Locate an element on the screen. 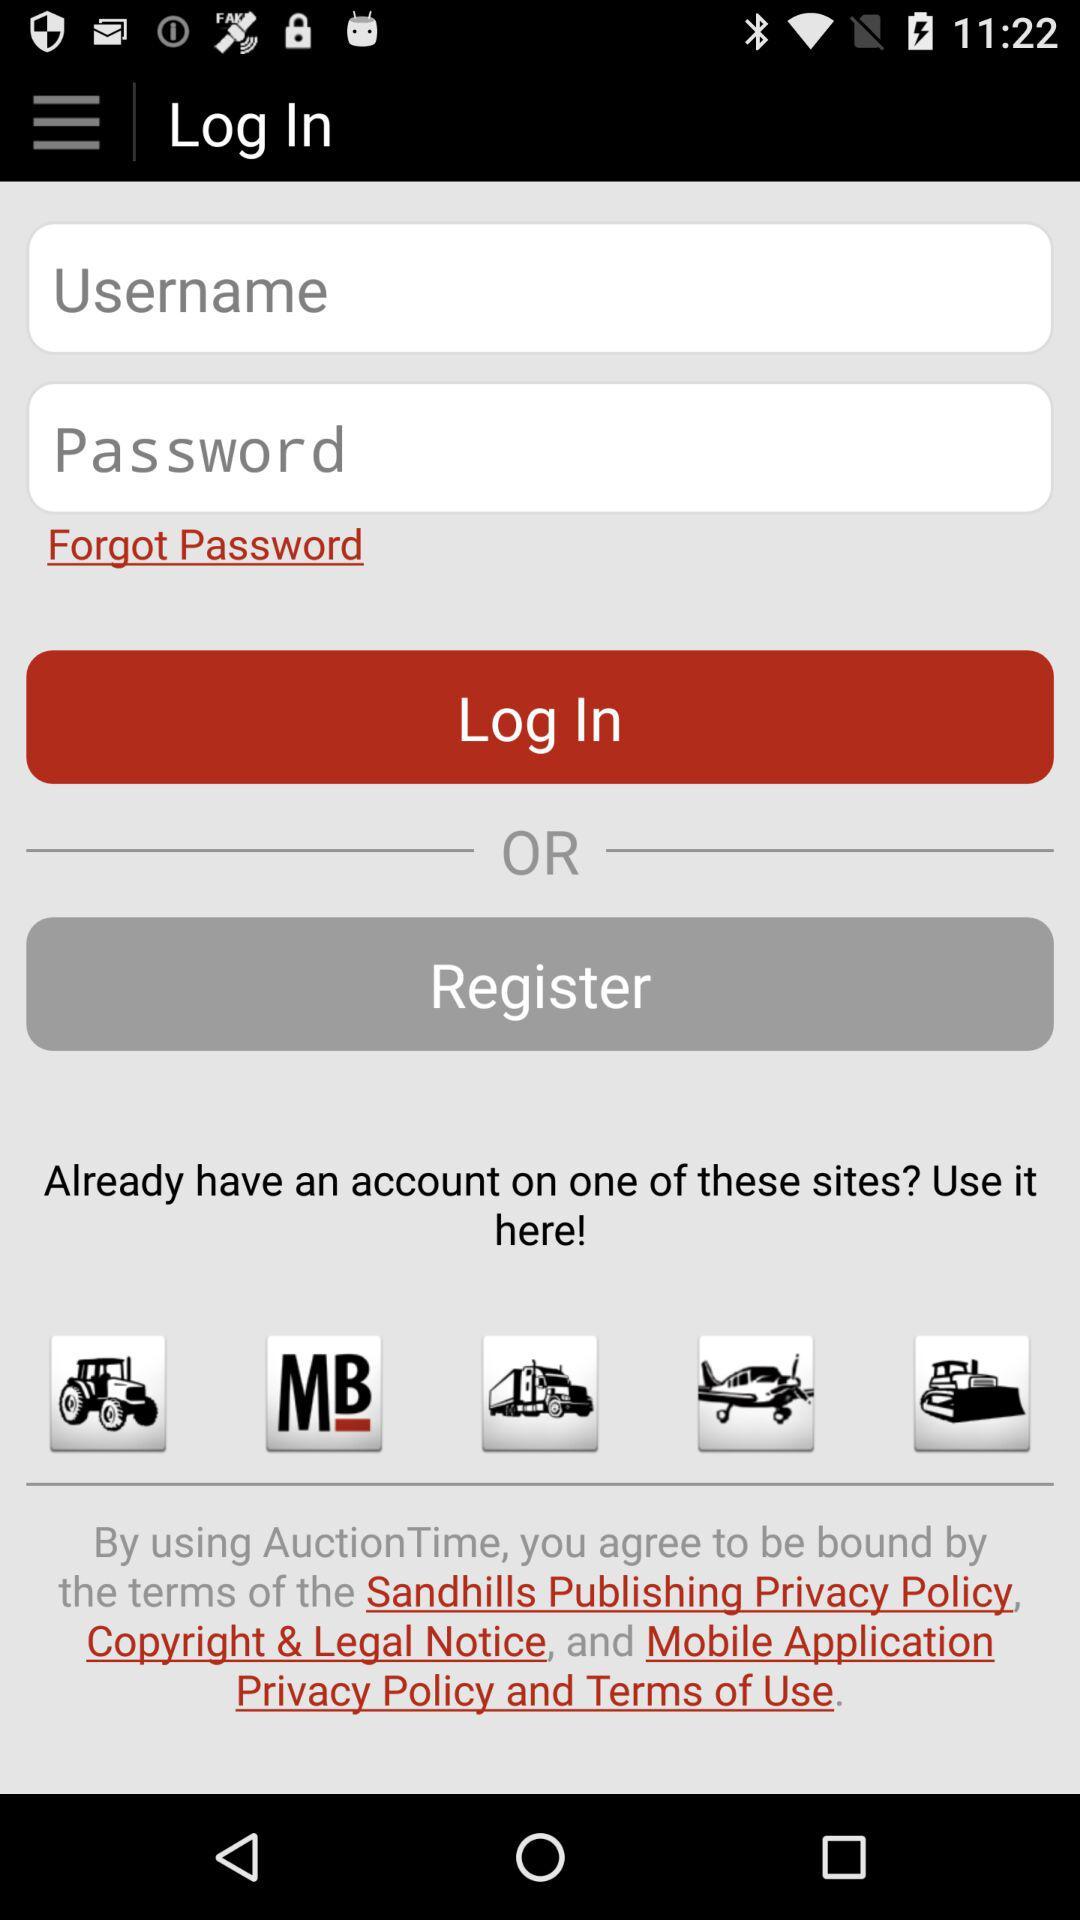 The width and height of the screenshot is (1080, 1920). the register item is located at coordinates (540, 983).